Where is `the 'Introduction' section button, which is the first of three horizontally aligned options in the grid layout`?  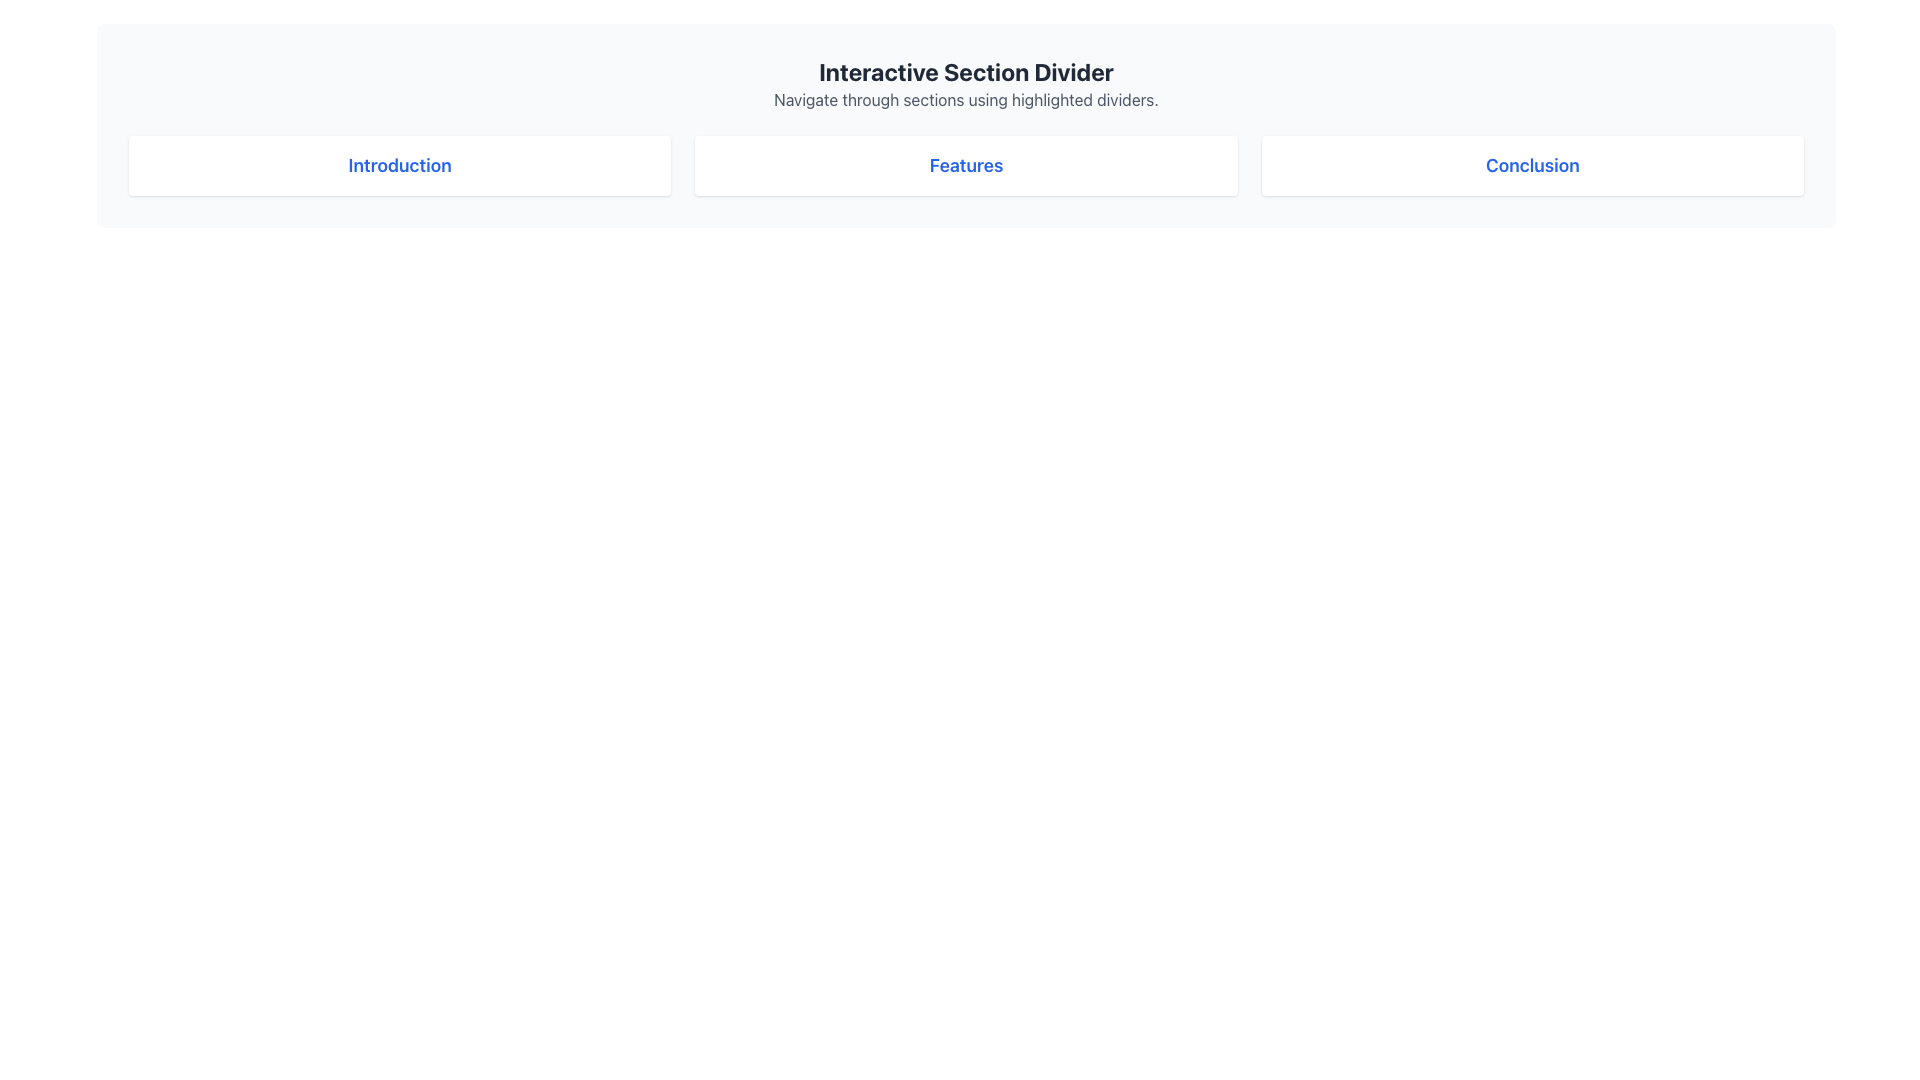
the 'Introduction' section button, which is the first of three horizontally aligned options in the grid layout is located at coordinates (400, 164).